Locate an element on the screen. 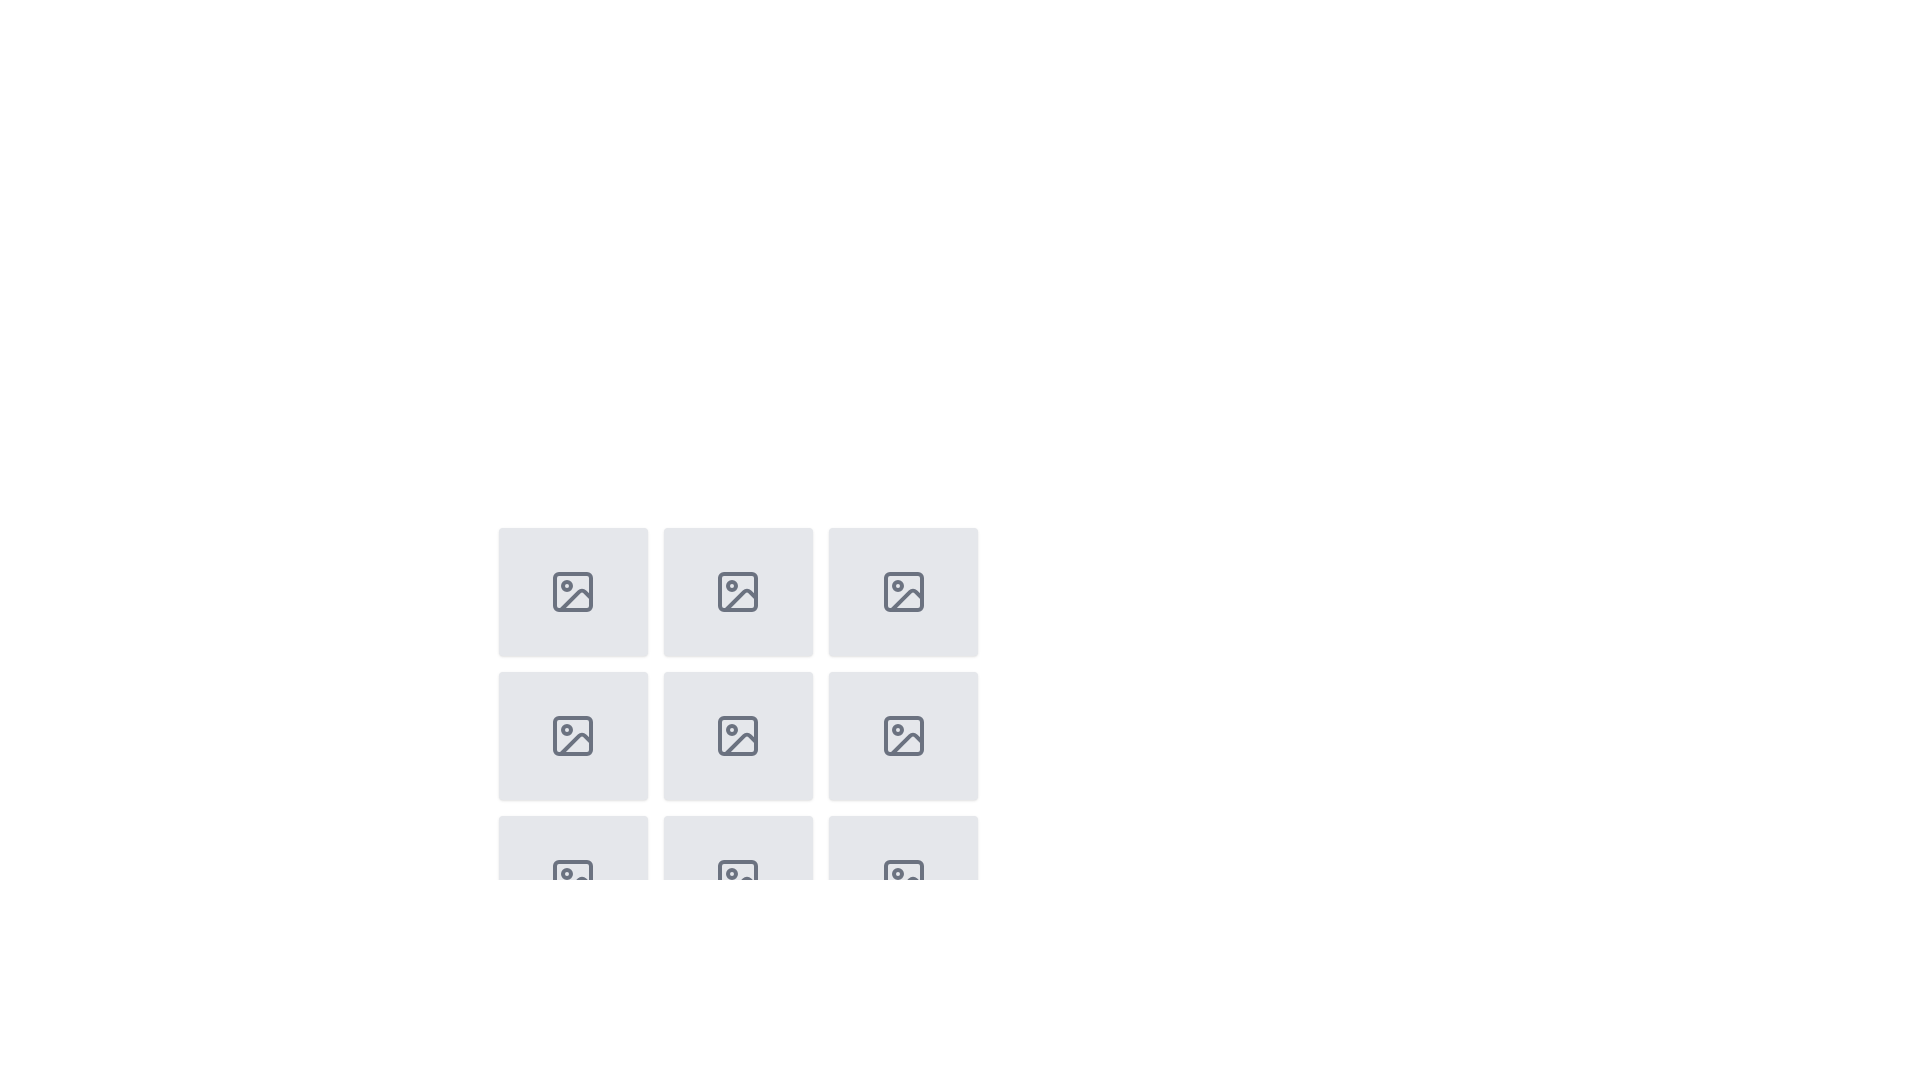  the image-related functionality icon located in the second row and third column of the grid layout is located at coordinates (902, 590).